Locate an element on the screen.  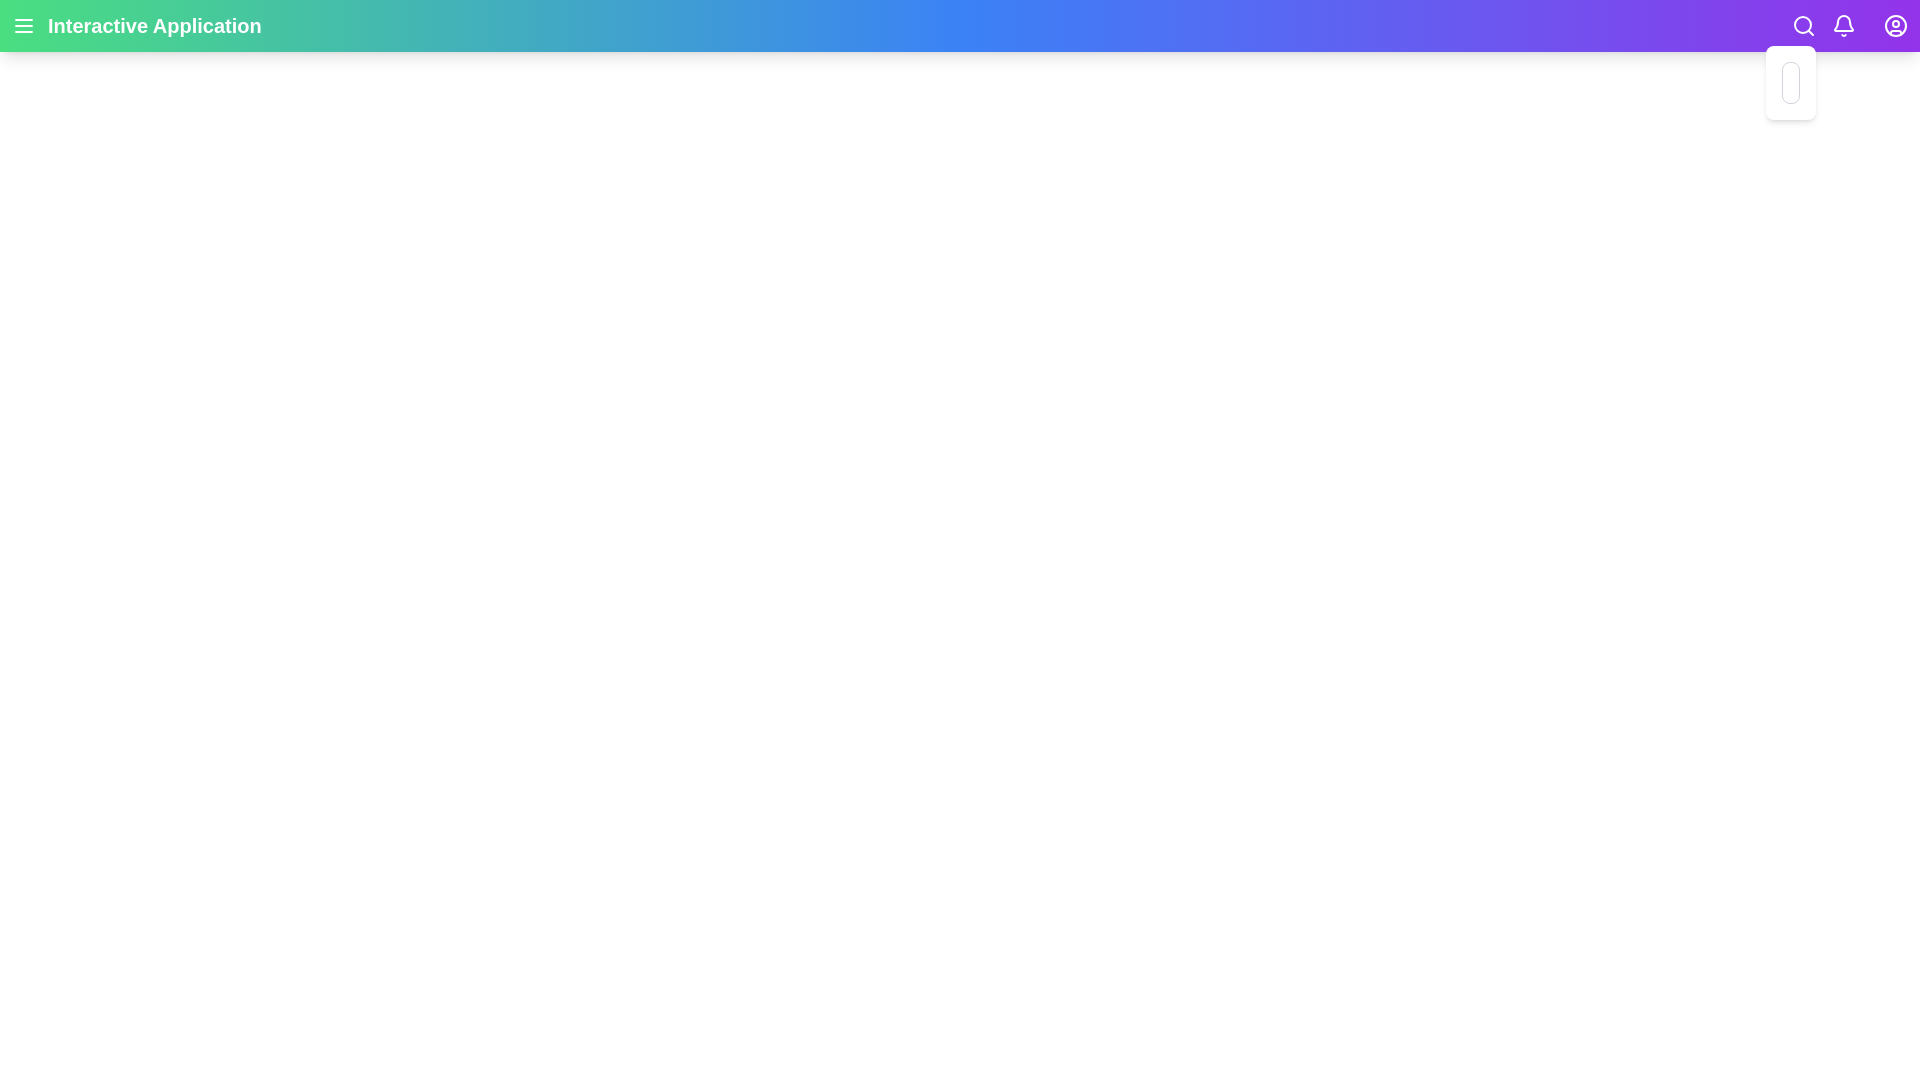
the menu icon to toggle the navigation menu is located at coordinates (24, 26).